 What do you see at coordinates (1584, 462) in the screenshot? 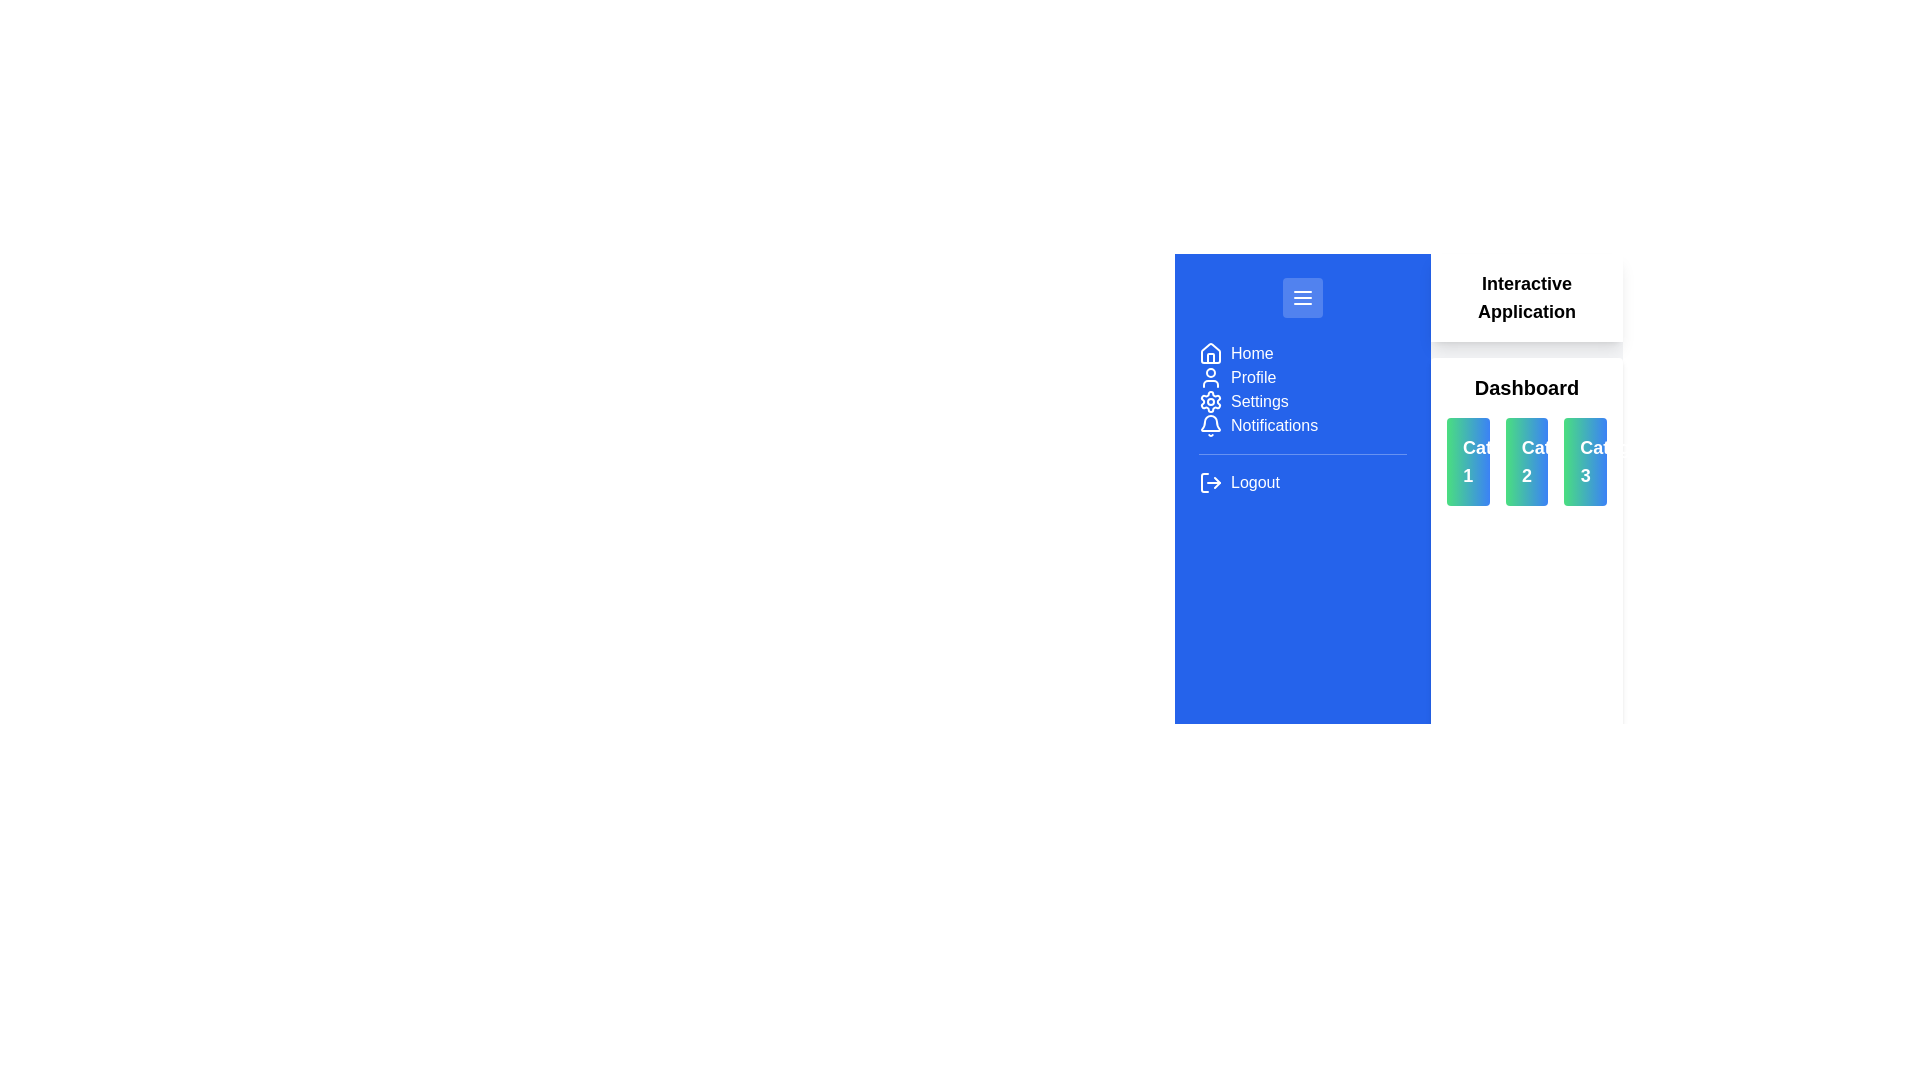
I see `the text label in the third card labeled 'Category 3' in the dashboard interface` at bounding box center [1584, 462].